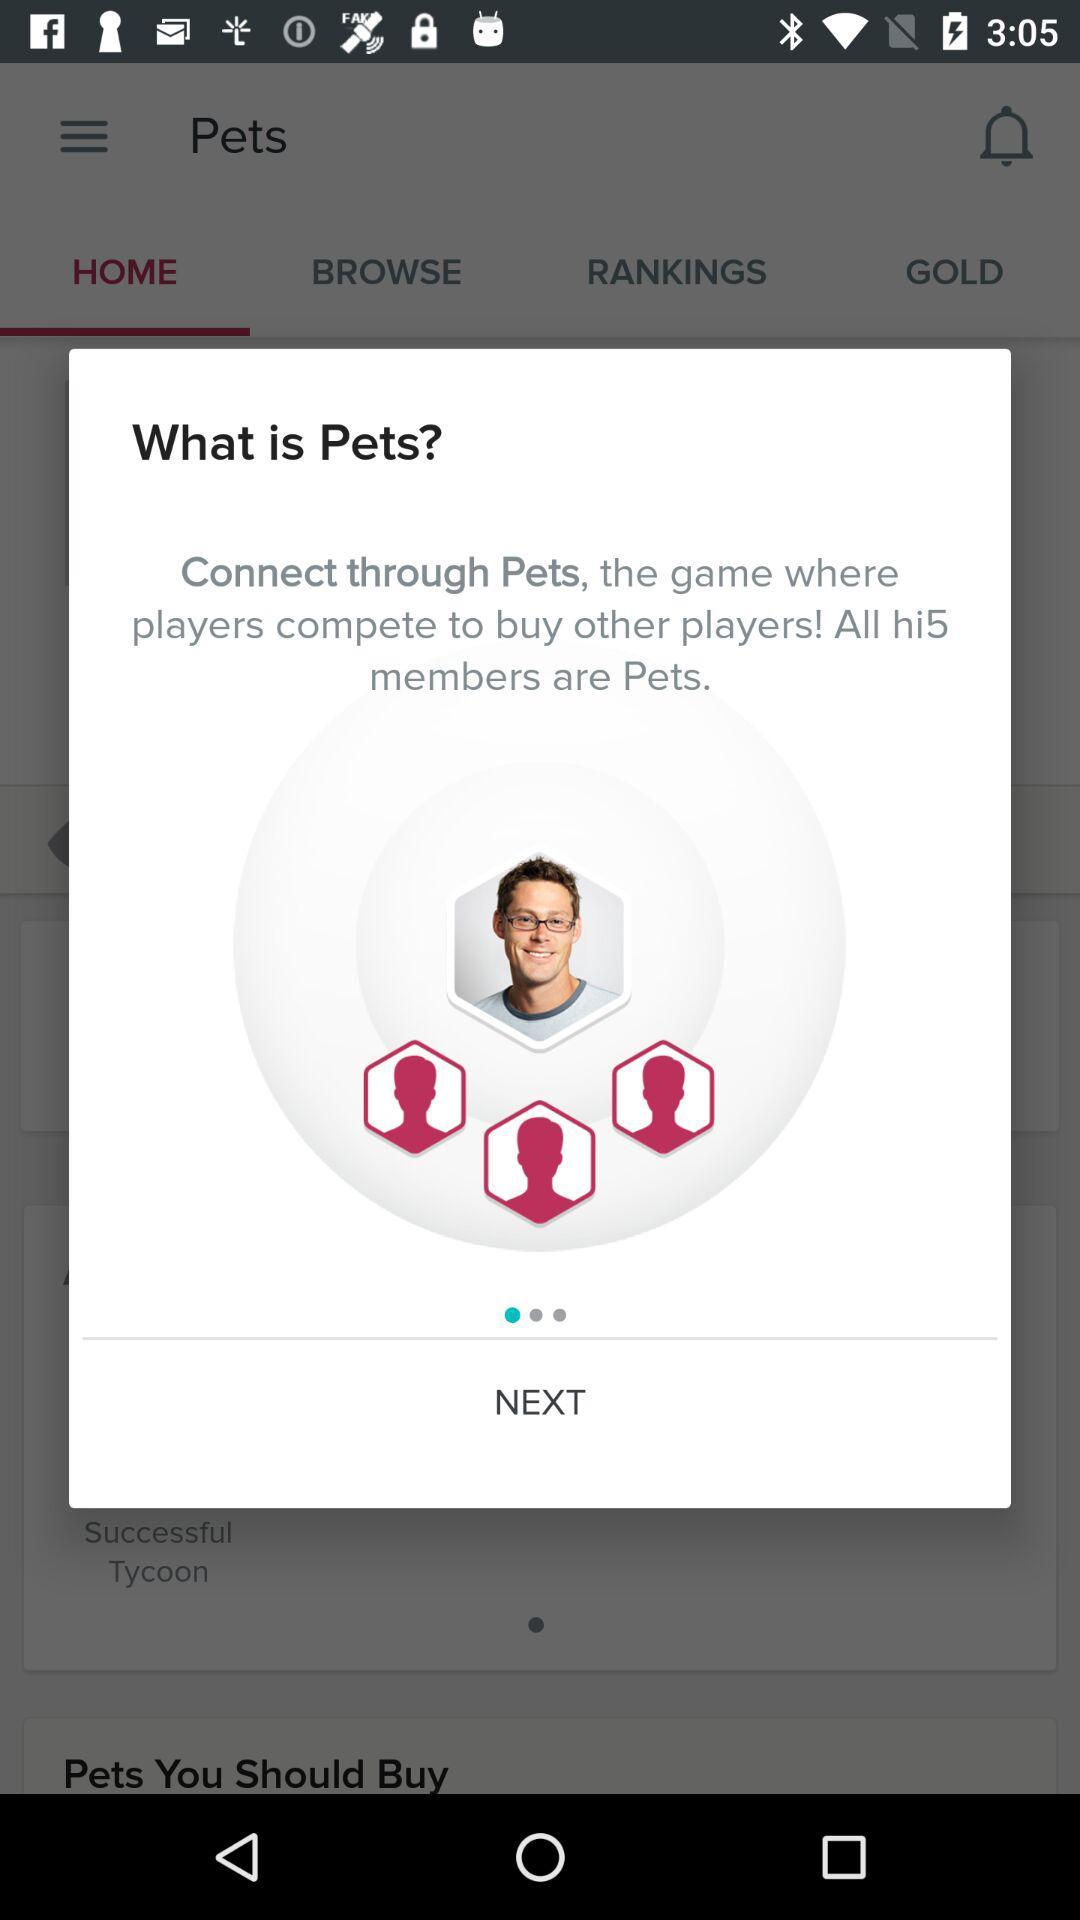  What do you see at coordinates (540, 1402) in the screenshot?
I see `next` at bounding box center [540, 1402].